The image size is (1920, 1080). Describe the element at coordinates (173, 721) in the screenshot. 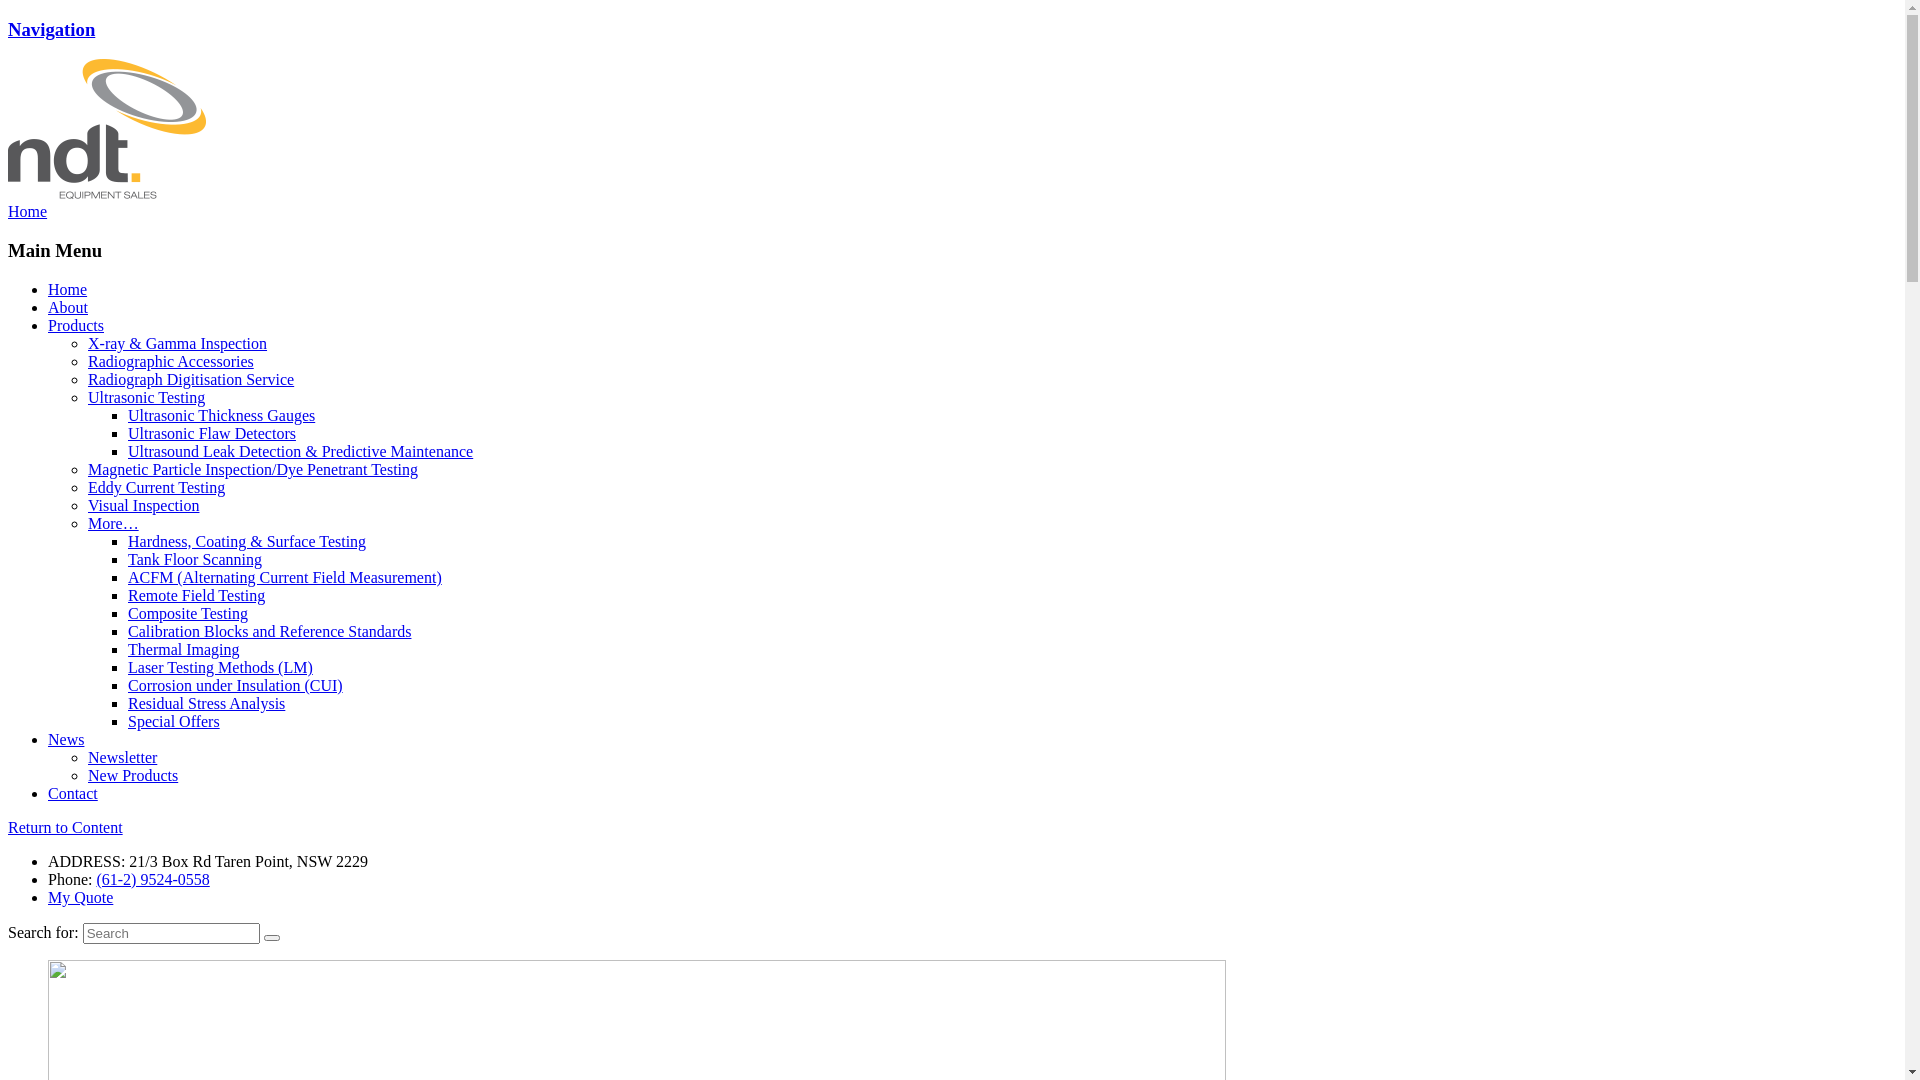

I see `'Special Offers'` at that location.